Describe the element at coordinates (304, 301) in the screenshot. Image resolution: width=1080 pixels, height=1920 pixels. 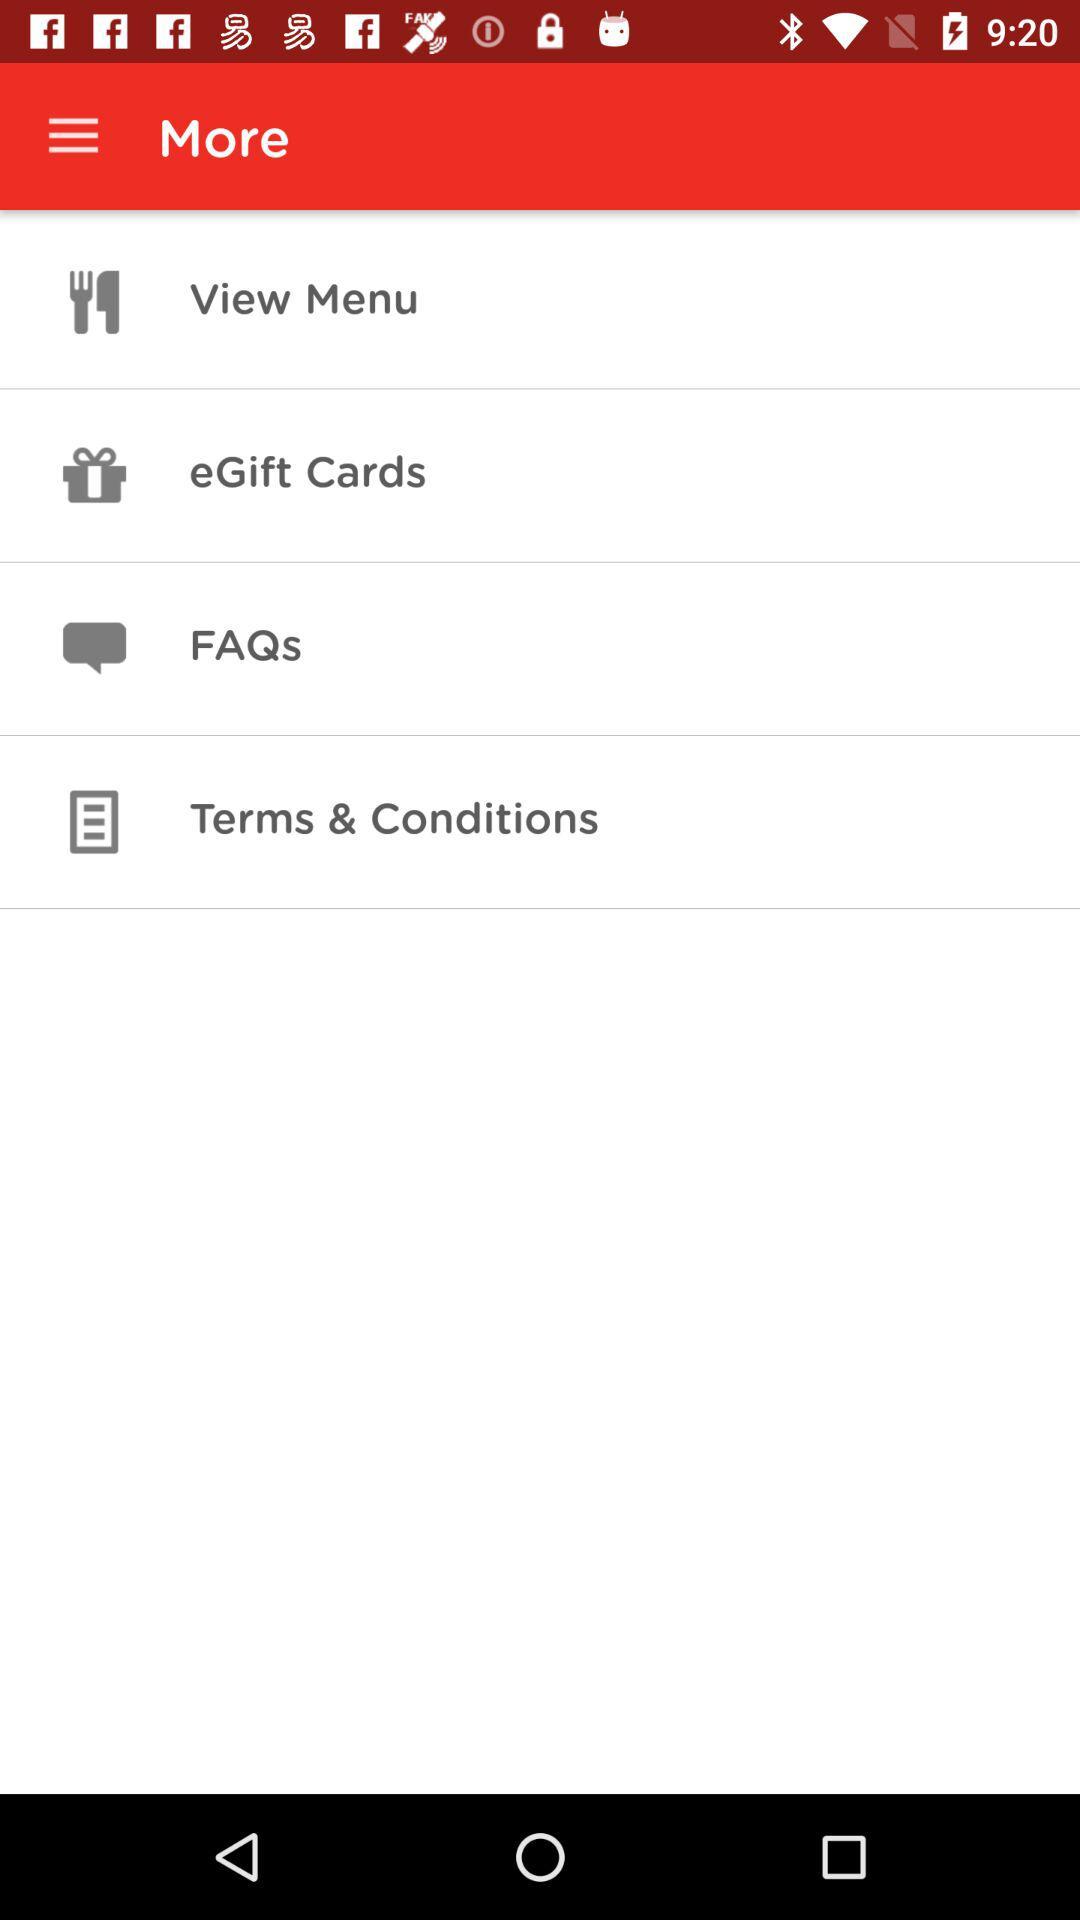
I see `the icon above the egift cards item` at that location.